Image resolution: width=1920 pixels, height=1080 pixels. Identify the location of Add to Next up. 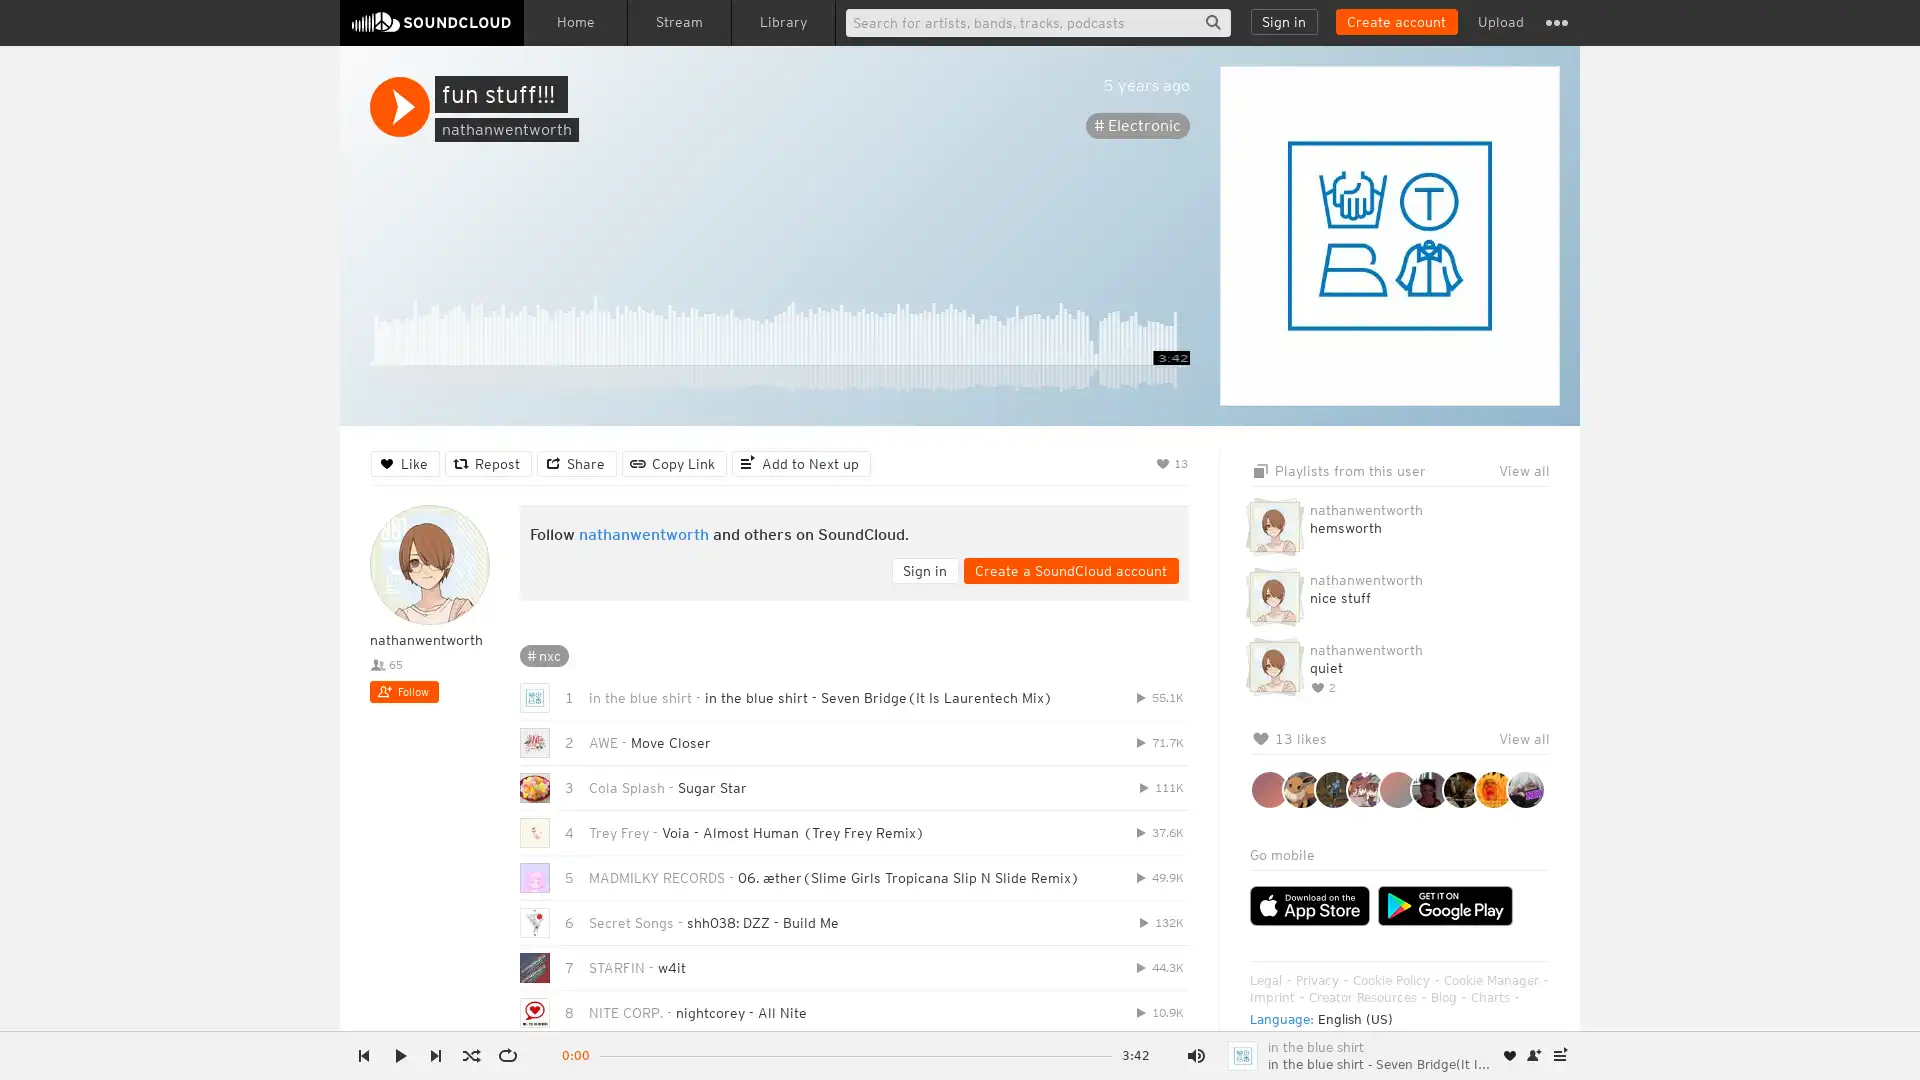
(801, 462).